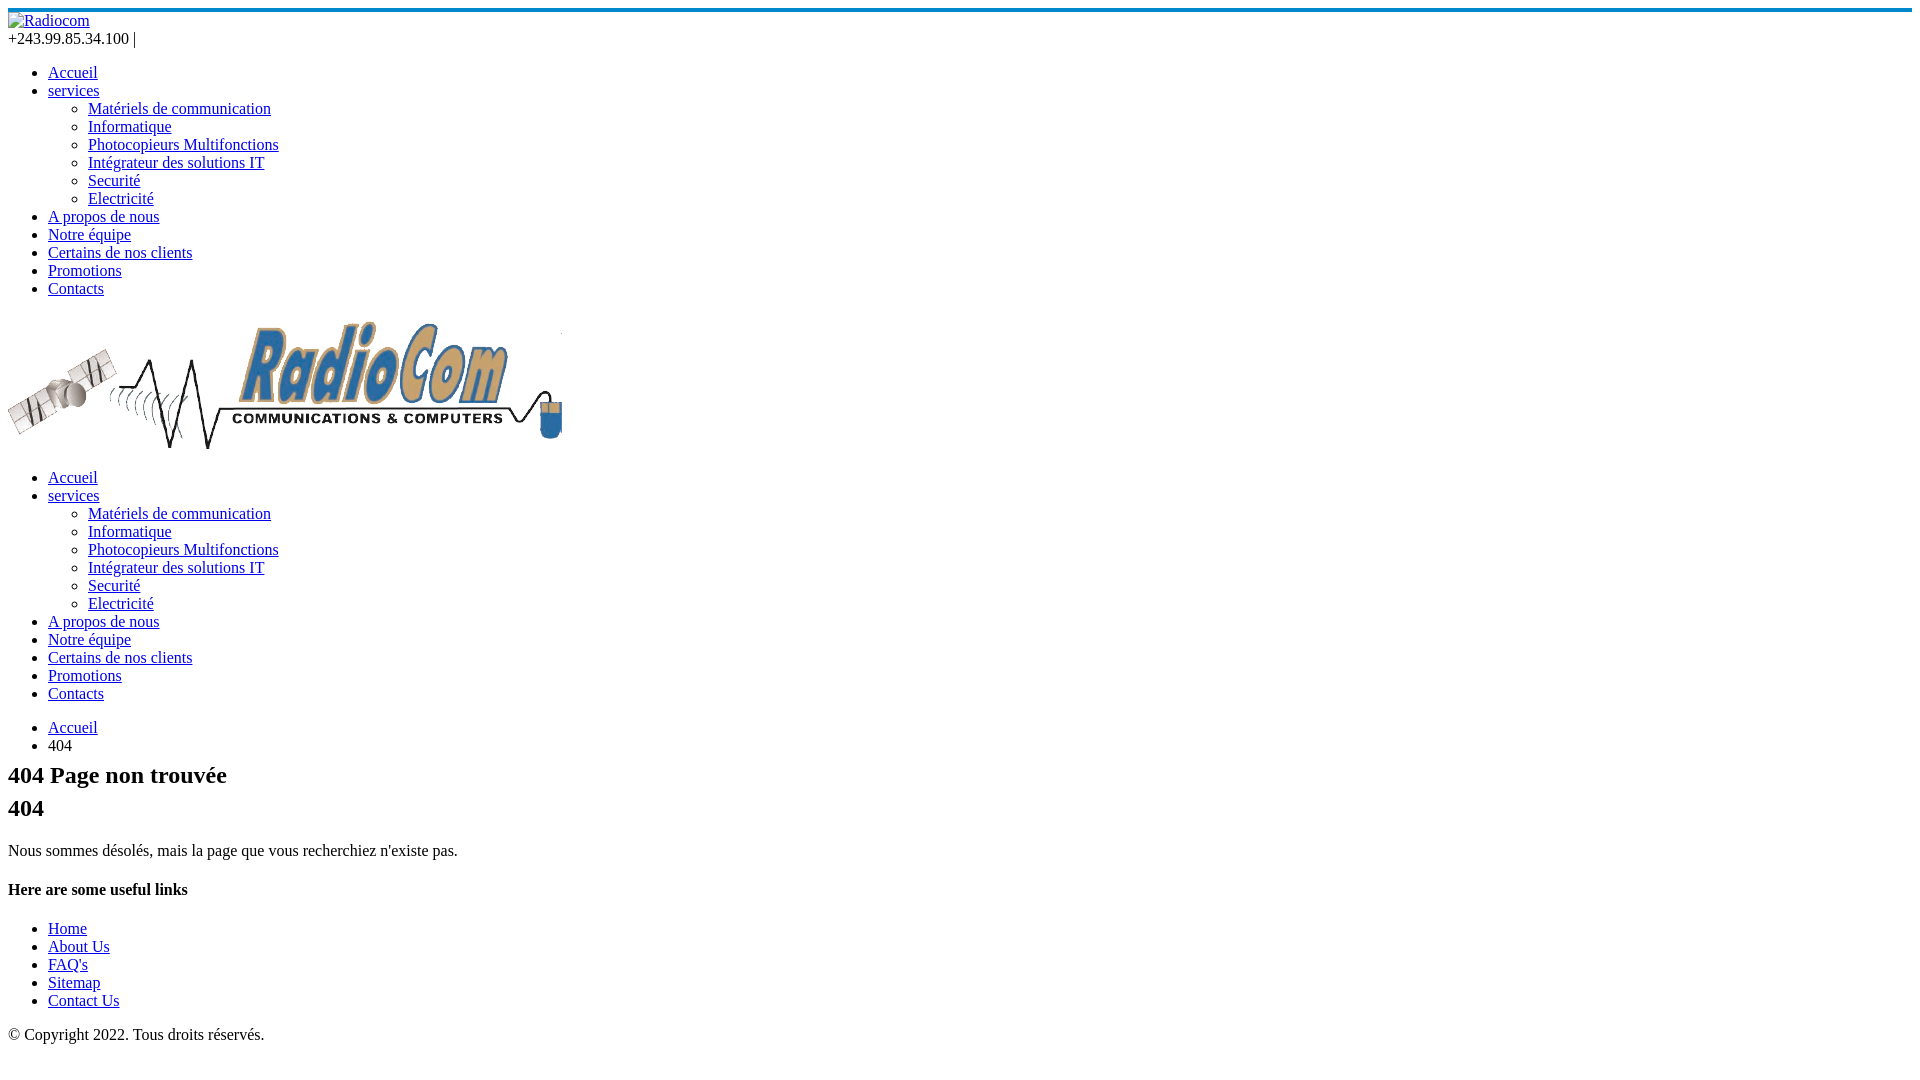  Describe the element at coordinates (48, 692) in the screenshot. I see `'Contacts'` at that location.